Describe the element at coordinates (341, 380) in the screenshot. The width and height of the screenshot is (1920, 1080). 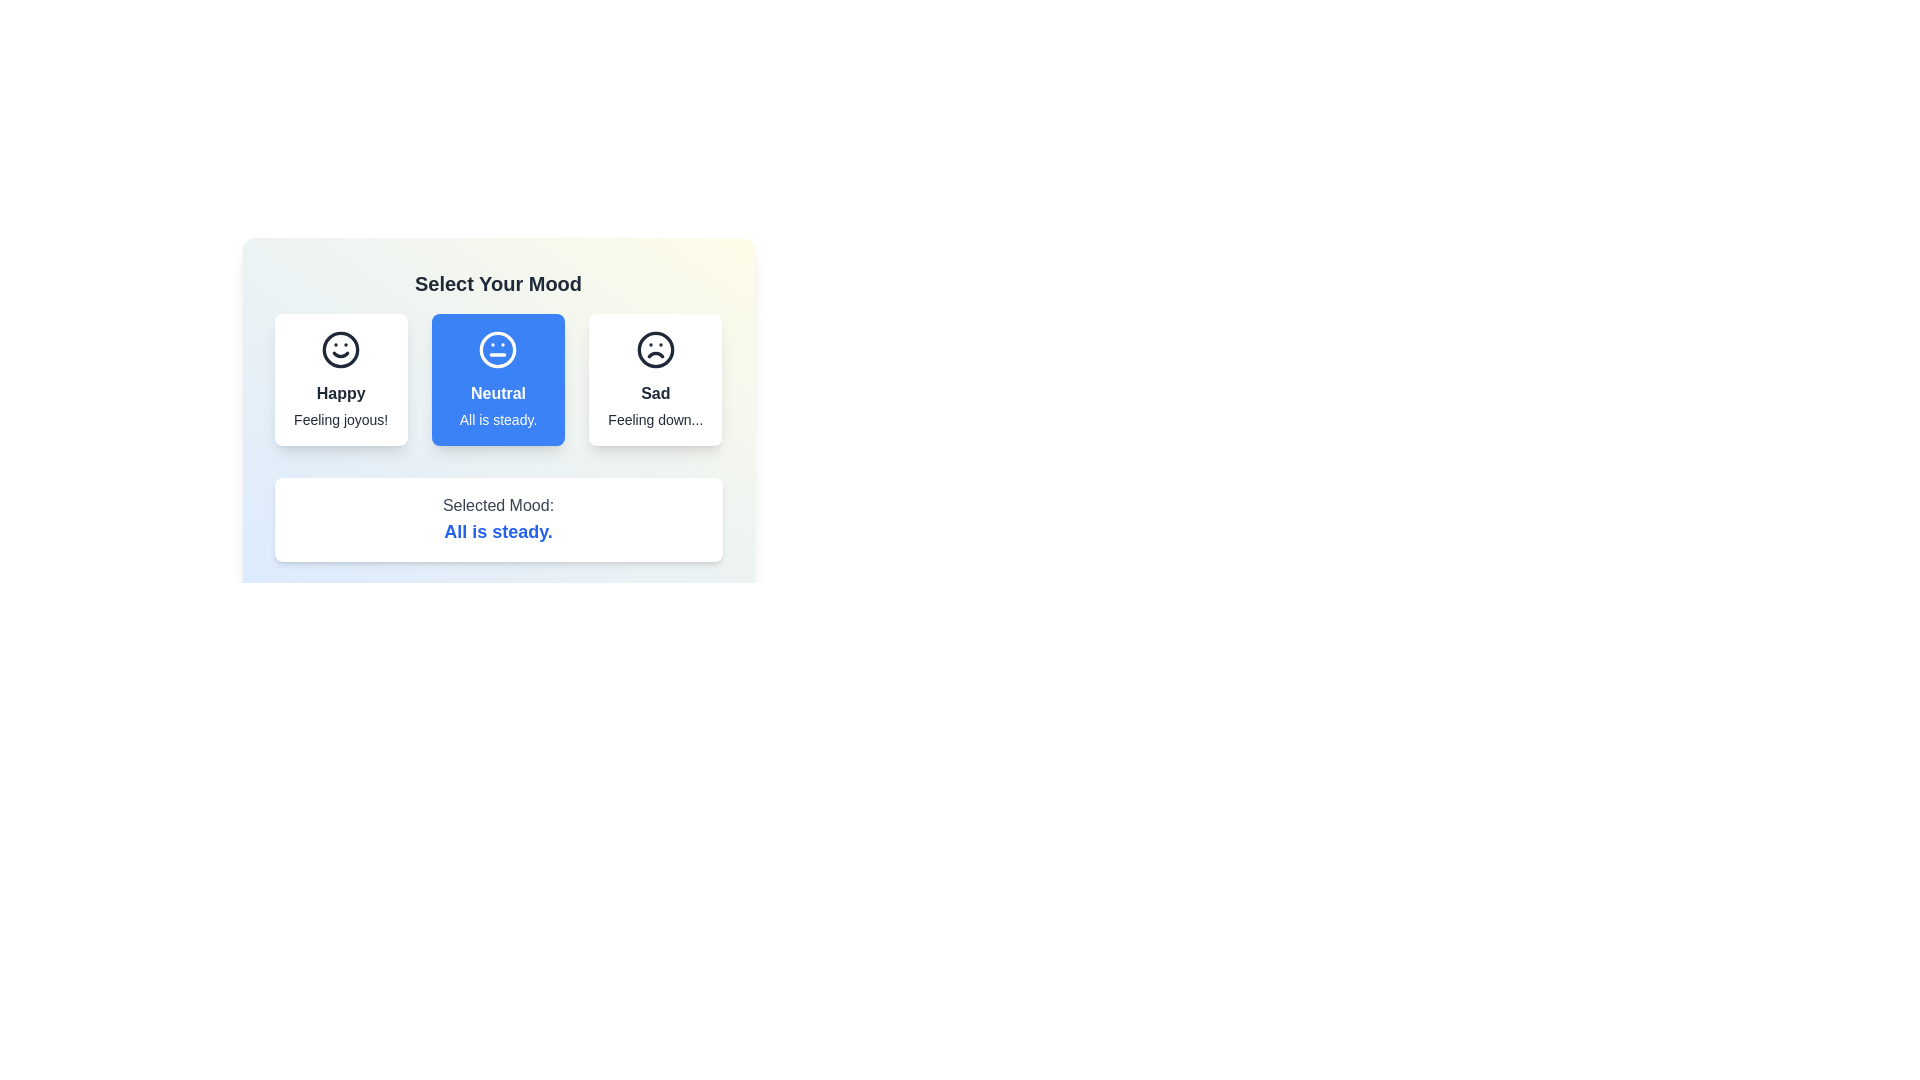
I see `the mood button corresponding to happy` at that location.